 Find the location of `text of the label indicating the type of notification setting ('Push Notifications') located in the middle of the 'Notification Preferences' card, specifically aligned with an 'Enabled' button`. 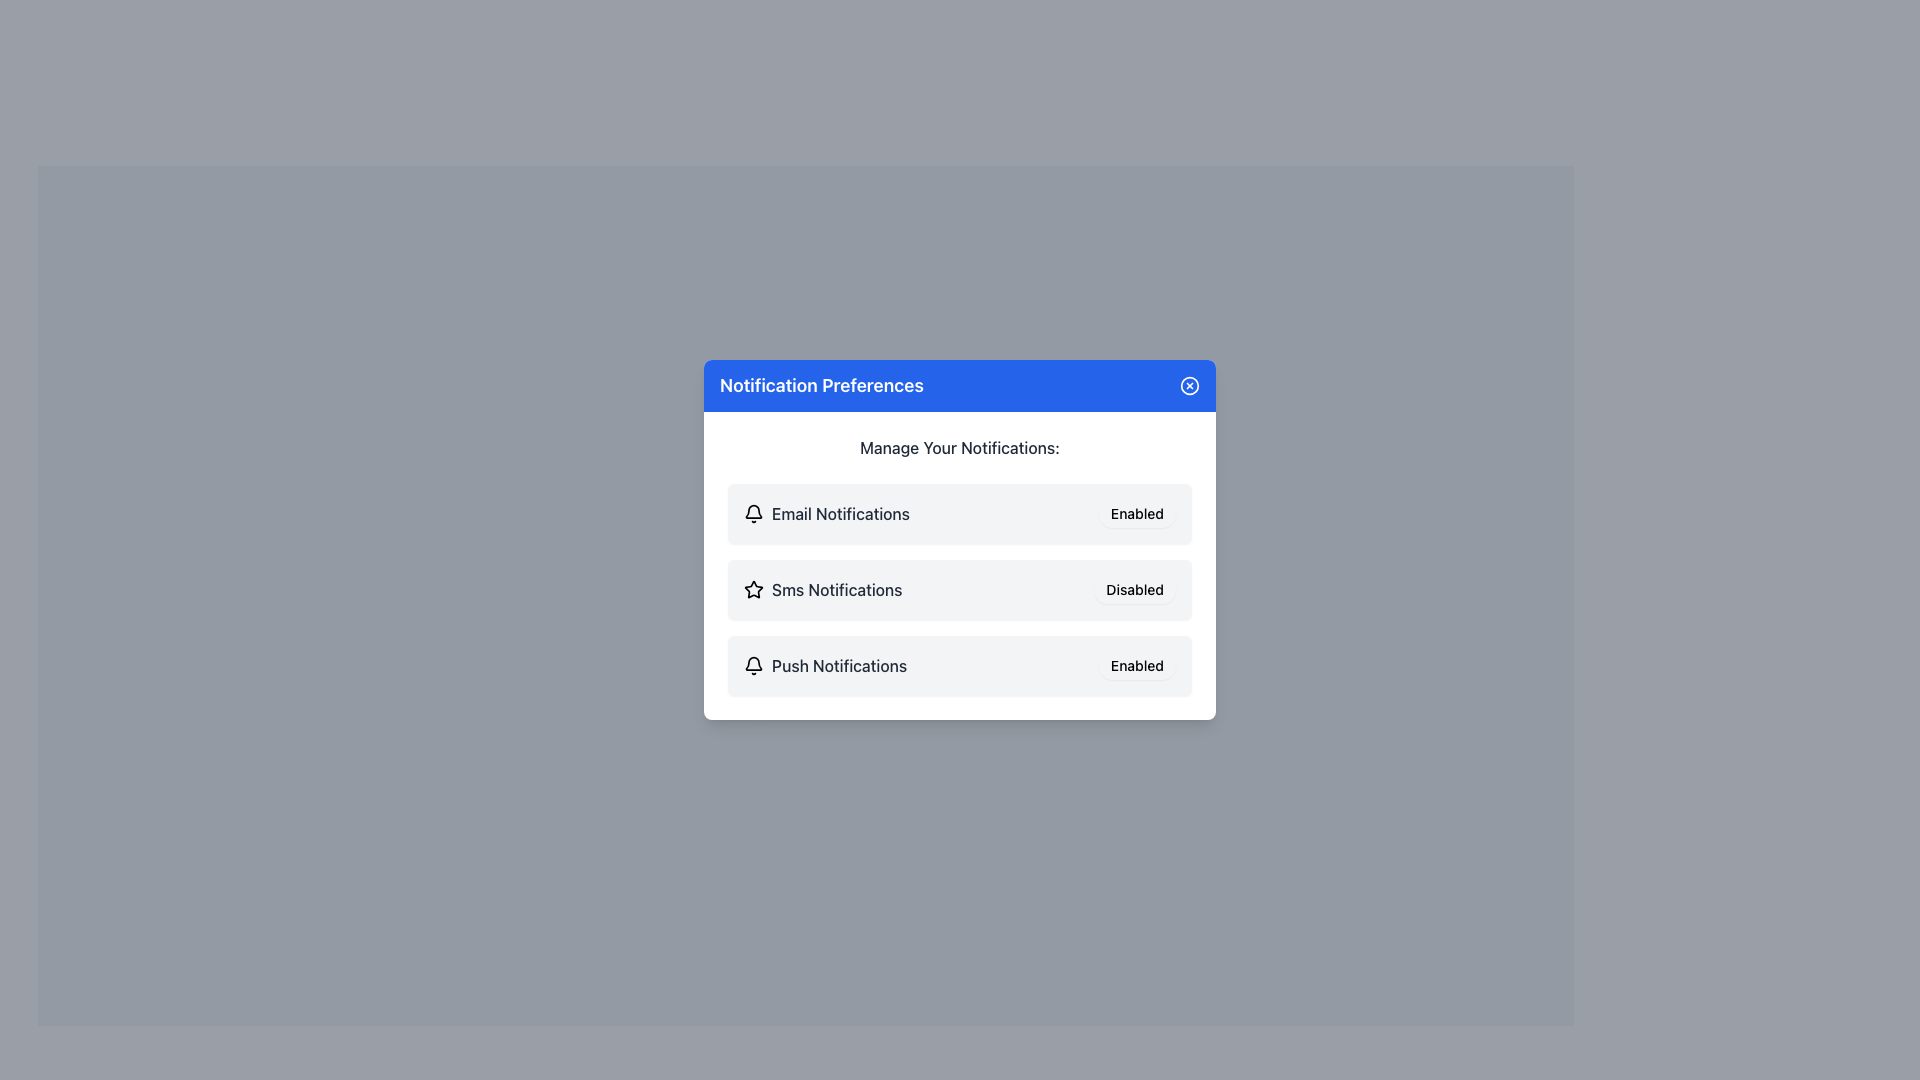

text of the label indicating the type of notification setting ('Push Notifications') located in the middle of the 'Notification Preferences' card, specifically aligned with an 'Enabled' button is located at coordinates (825, 666).